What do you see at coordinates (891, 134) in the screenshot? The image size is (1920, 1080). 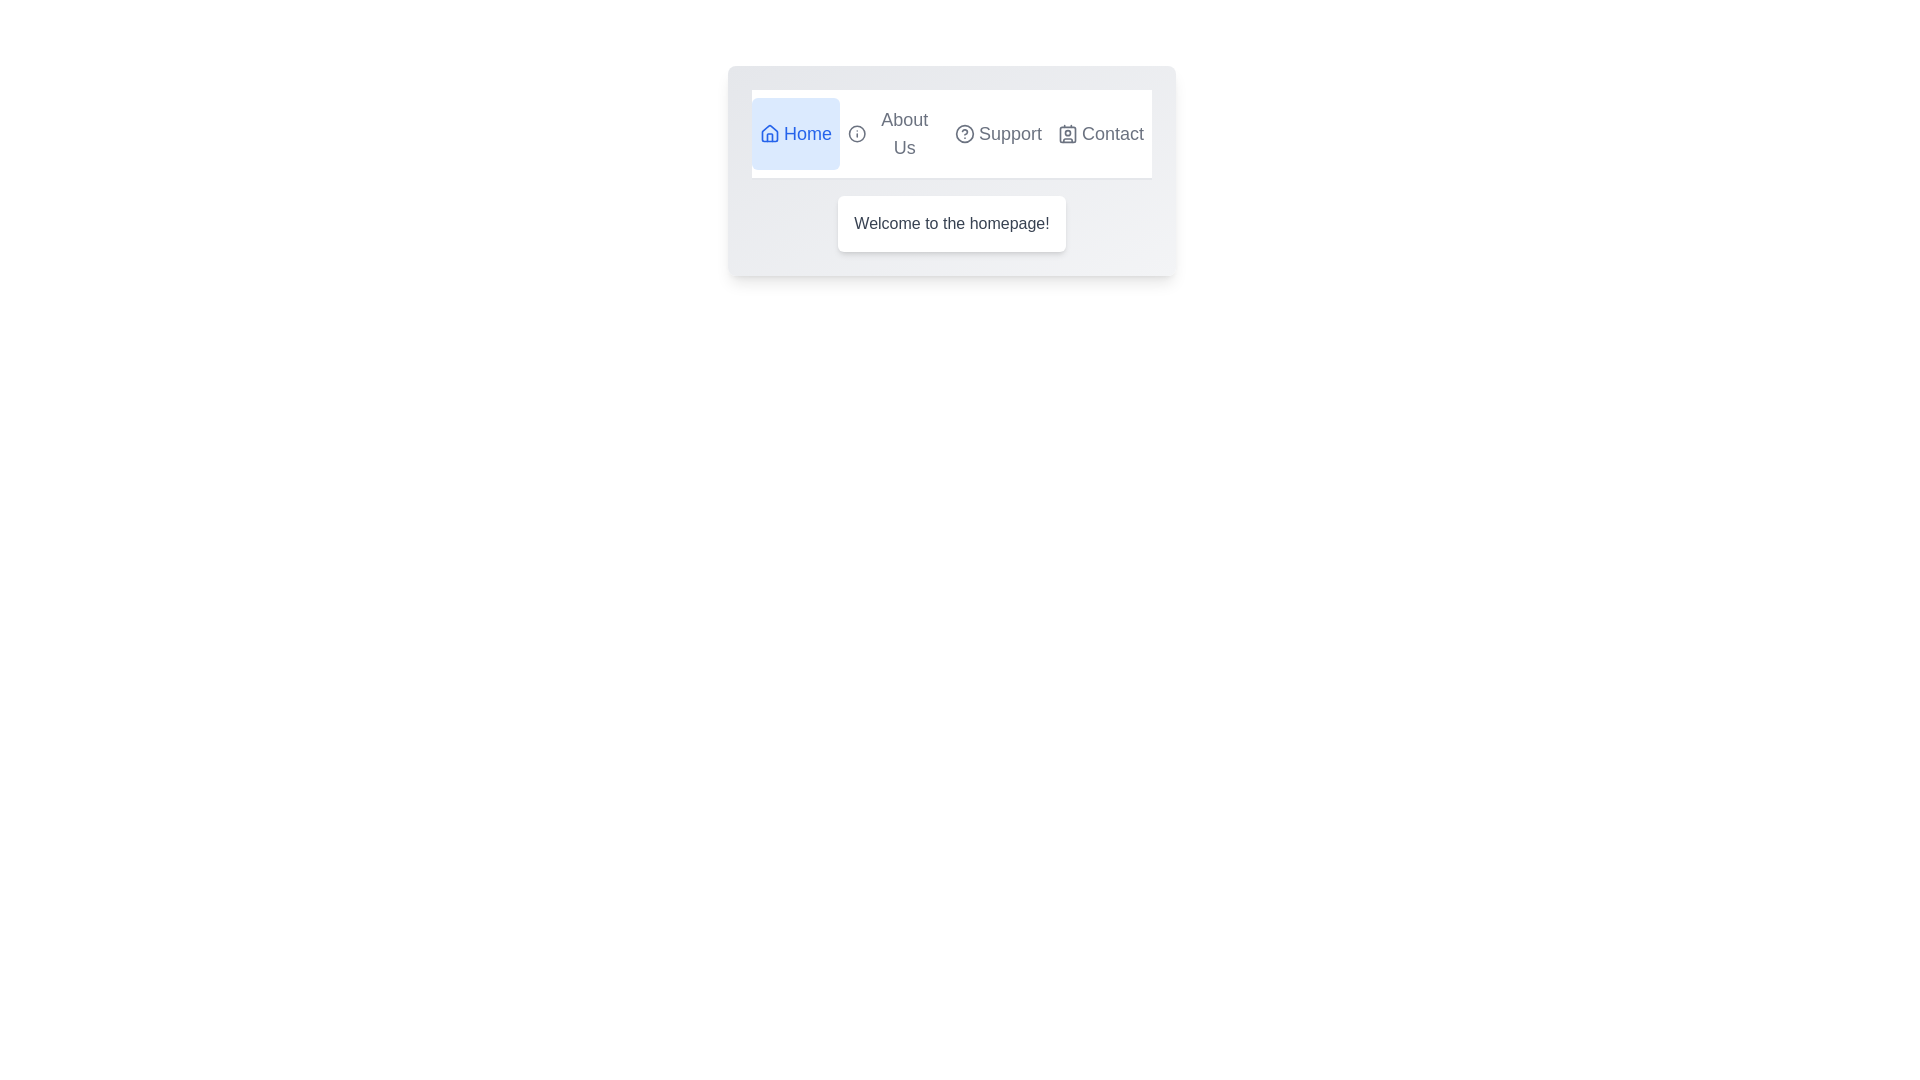 I see `the tab labeled 'About Us' to preview its hover effect` at bounding box center [891, 134].